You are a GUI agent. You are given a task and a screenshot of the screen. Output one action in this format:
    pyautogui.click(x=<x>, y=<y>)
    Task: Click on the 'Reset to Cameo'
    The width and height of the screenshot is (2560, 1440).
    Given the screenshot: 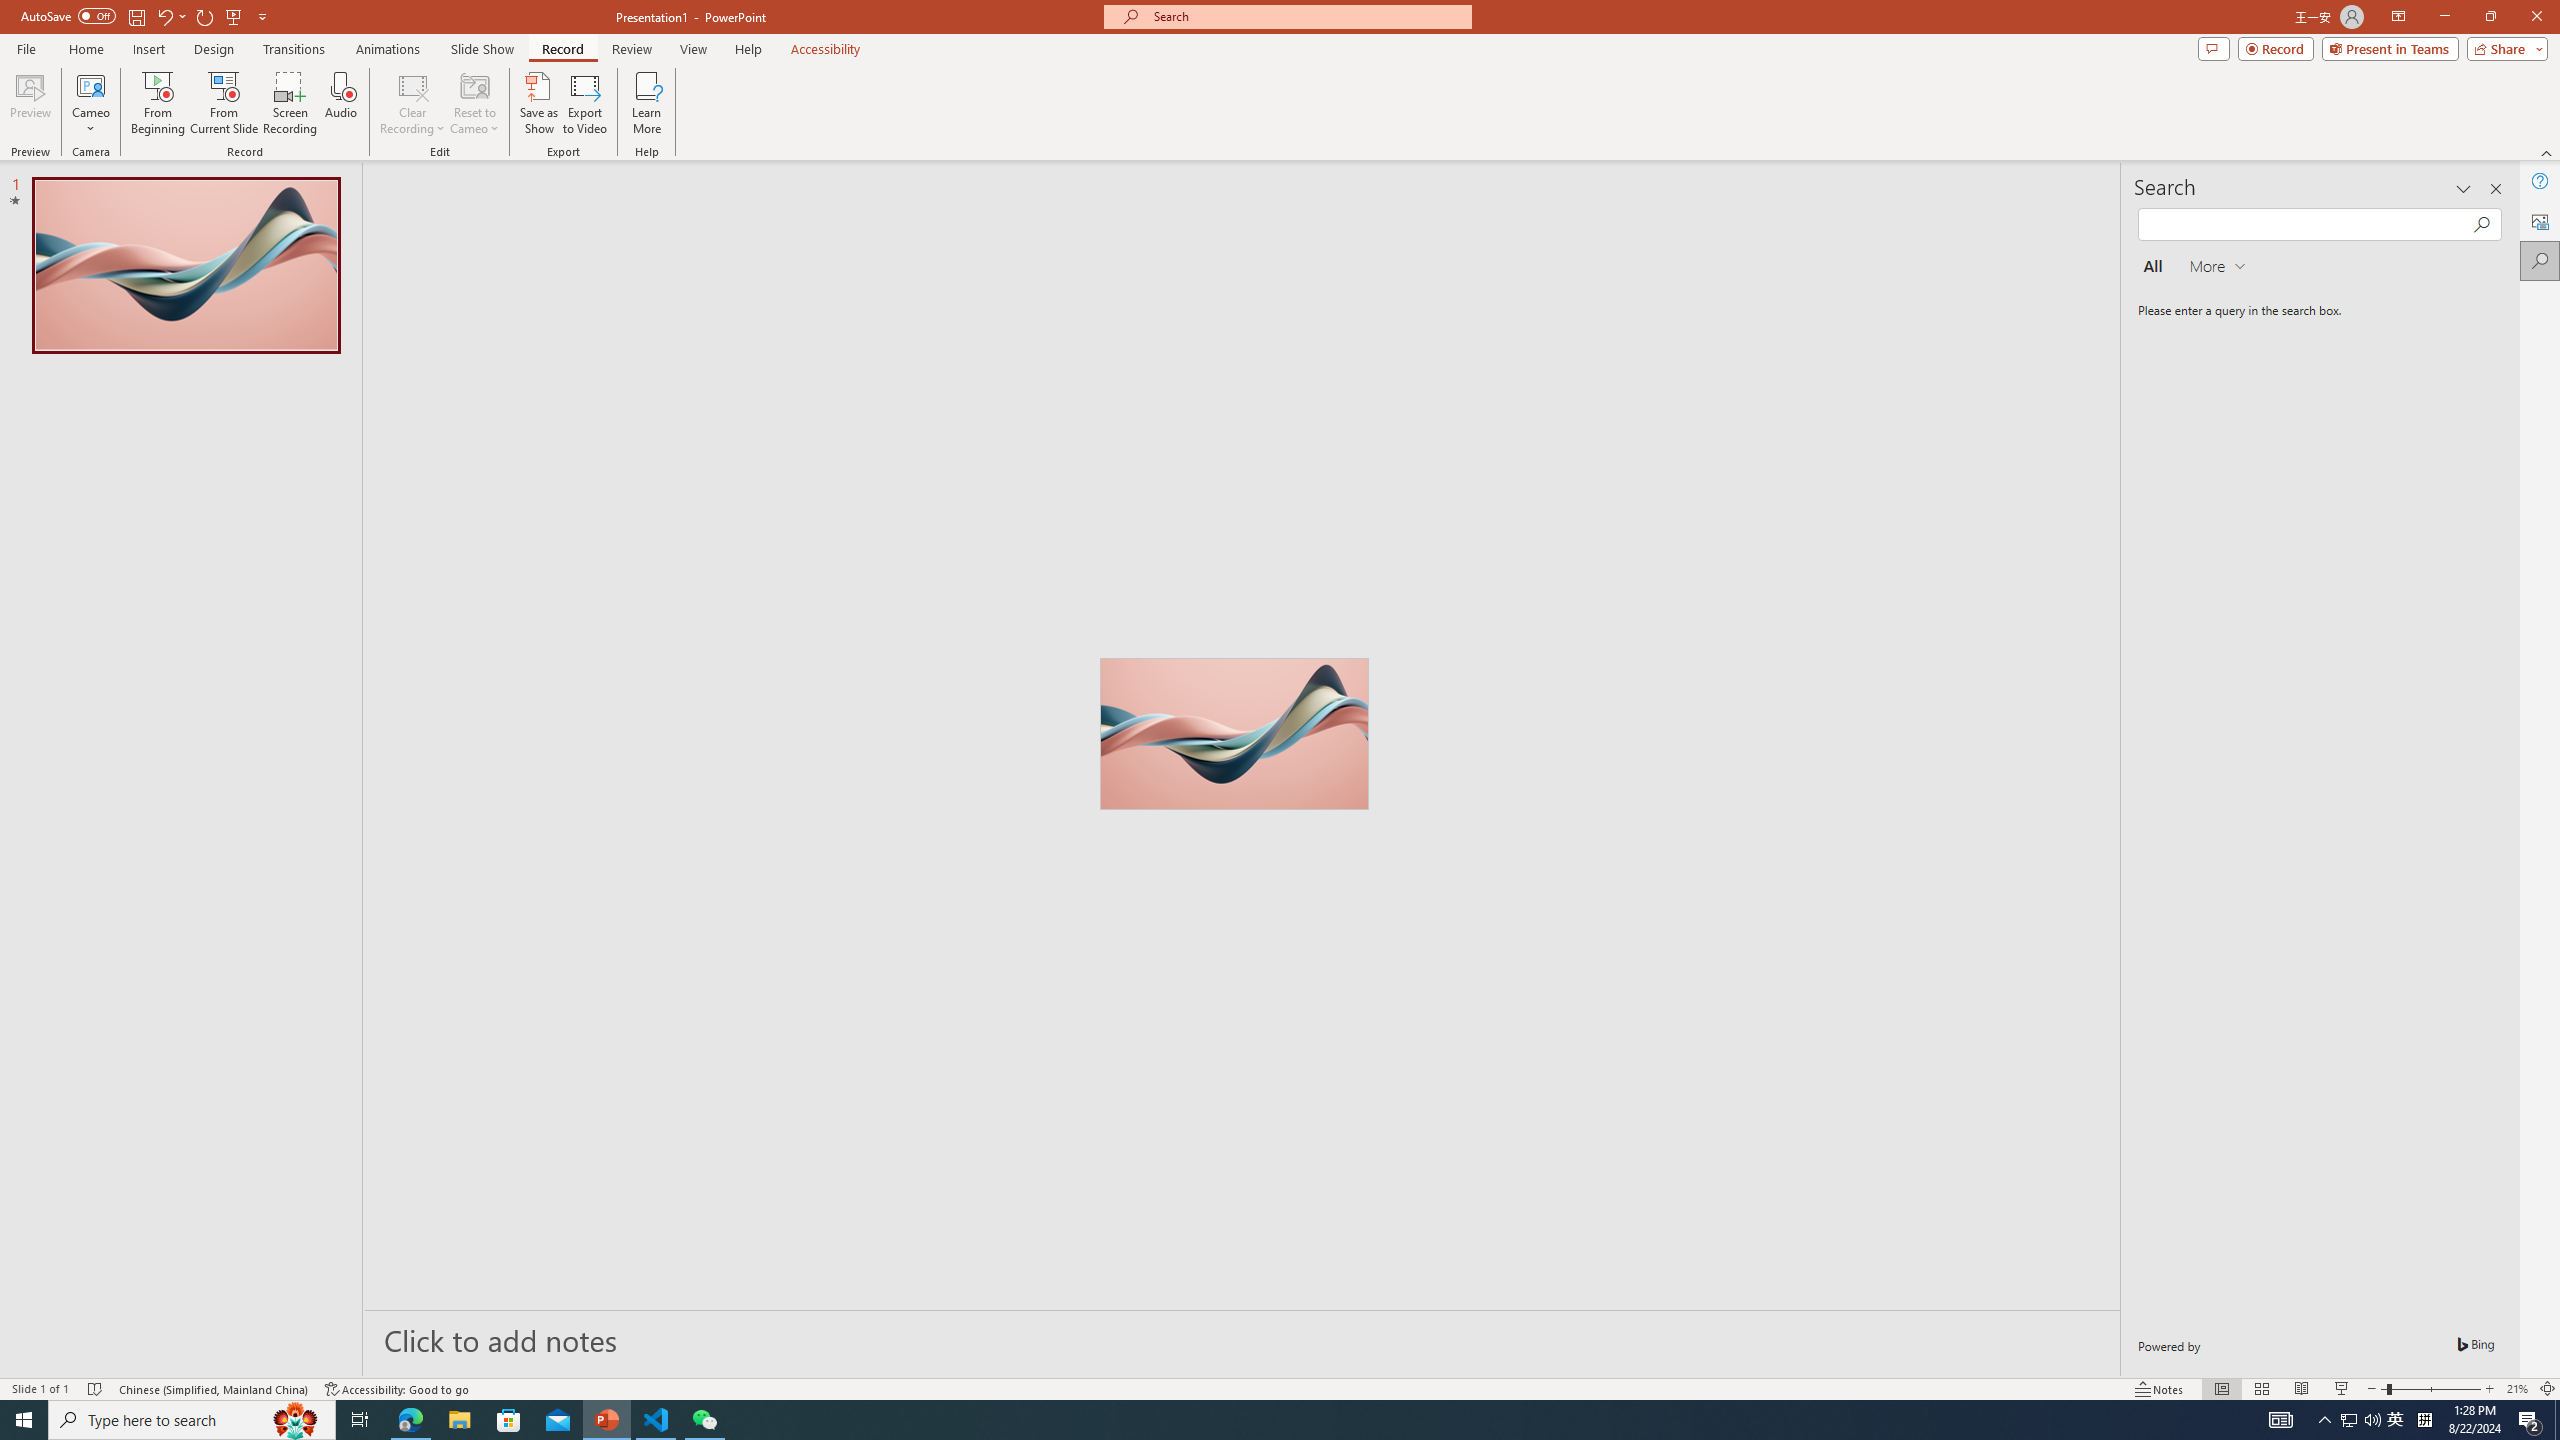 What is the action you would take?
    pyautogui.click(x=473, y=103)
    